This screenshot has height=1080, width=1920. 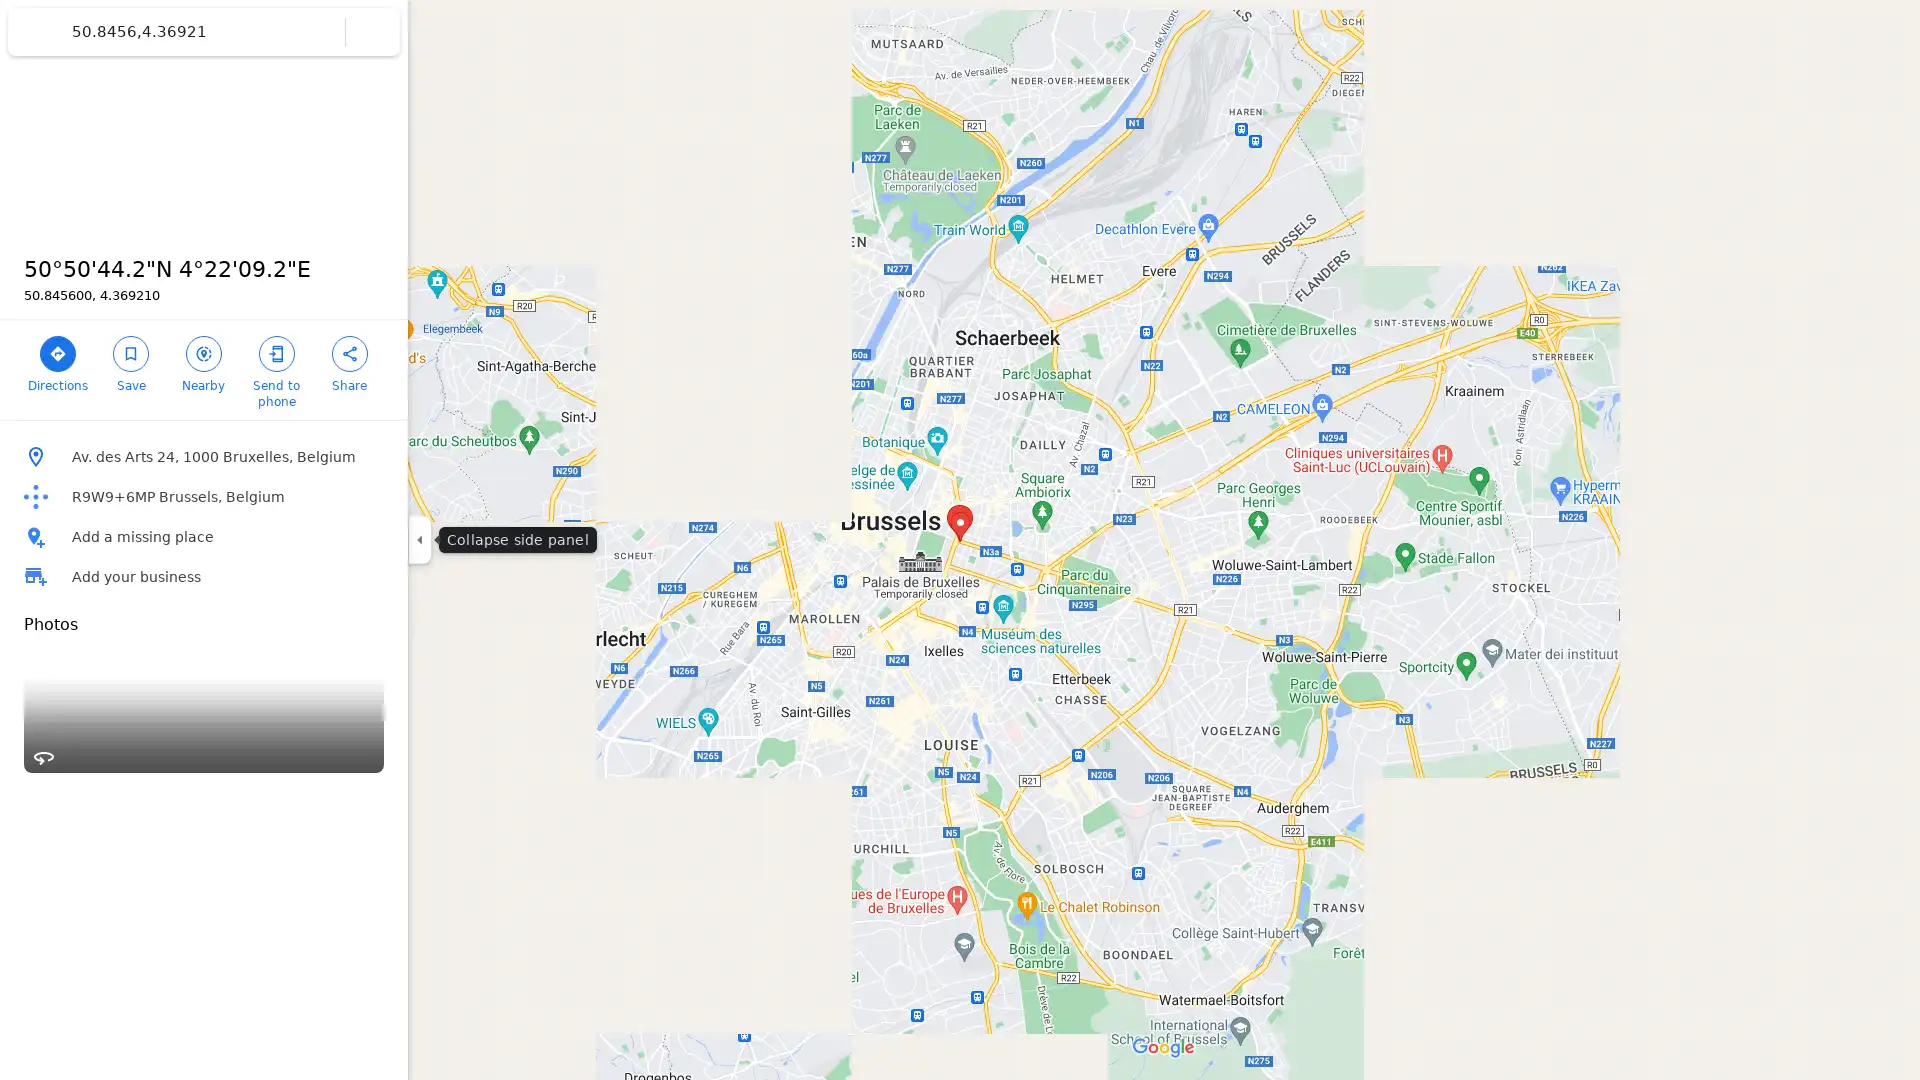 I want to click on Search nearby 5050'44.2"N 422'09.2"E, so click(x=203, y=362).